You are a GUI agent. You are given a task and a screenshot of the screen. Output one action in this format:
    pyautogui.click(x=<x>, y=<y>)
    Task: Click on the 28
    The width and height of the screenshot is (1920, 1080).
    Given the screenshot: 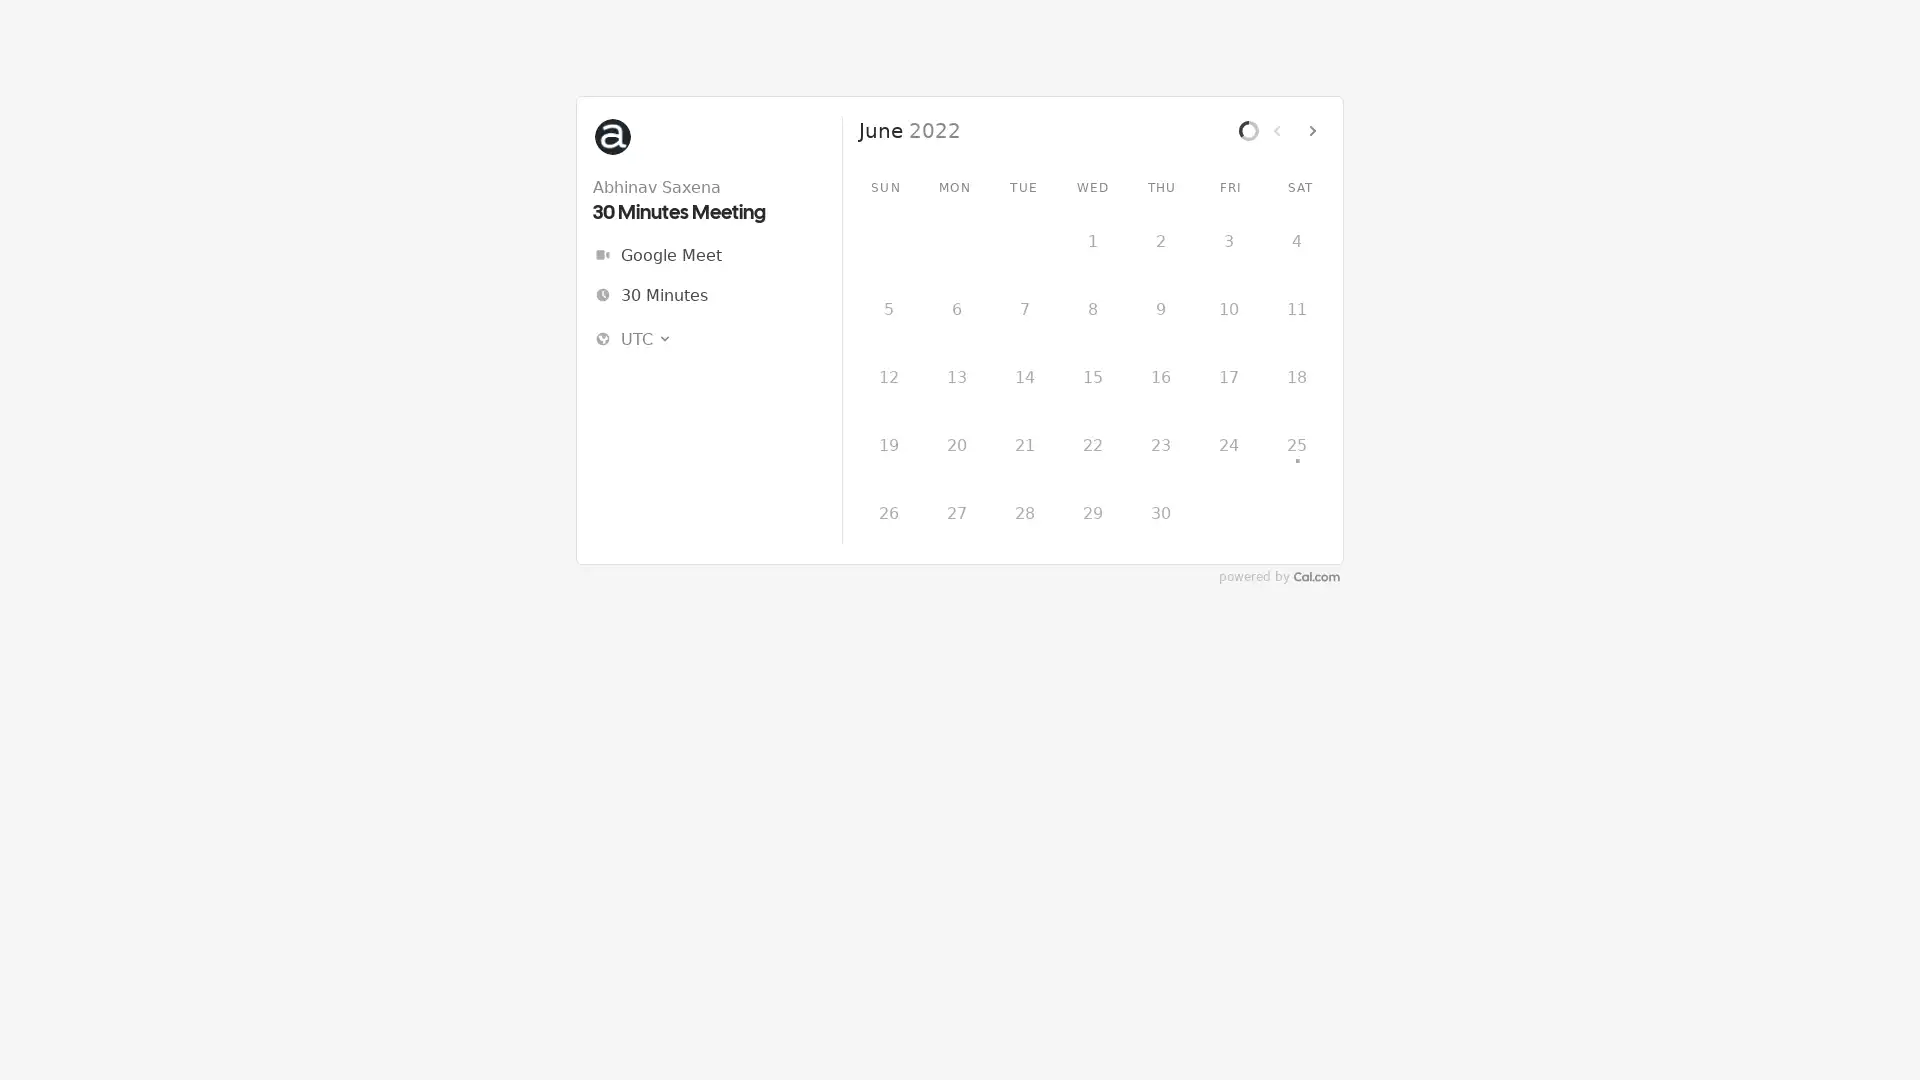 What is the action you would take?
    pyautogui.click(x=1025, y=512)
    